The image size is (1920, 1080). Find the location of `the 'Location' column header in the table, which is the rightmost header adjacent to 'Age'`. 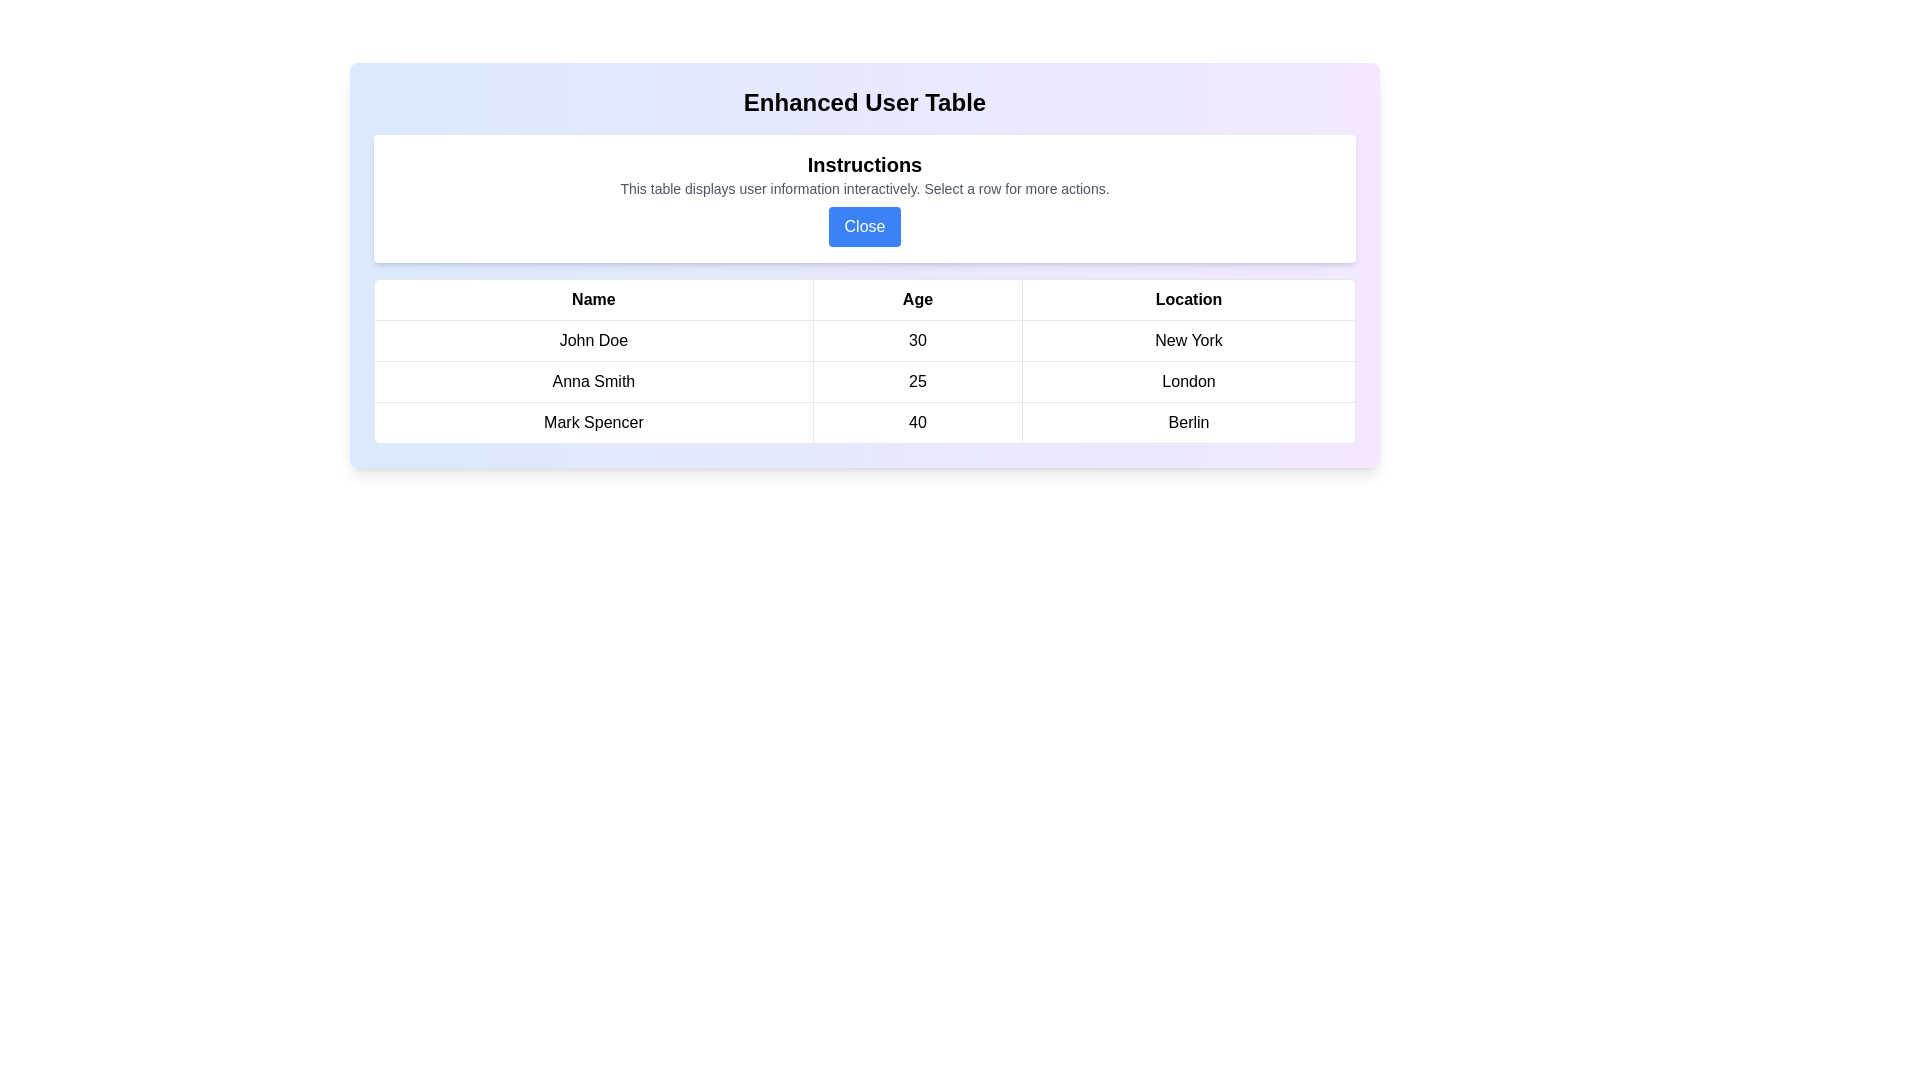

the 'Location' column header in the table, which is the rightmost header adjacent to 'Age' is located at coordinates (1189, 300).